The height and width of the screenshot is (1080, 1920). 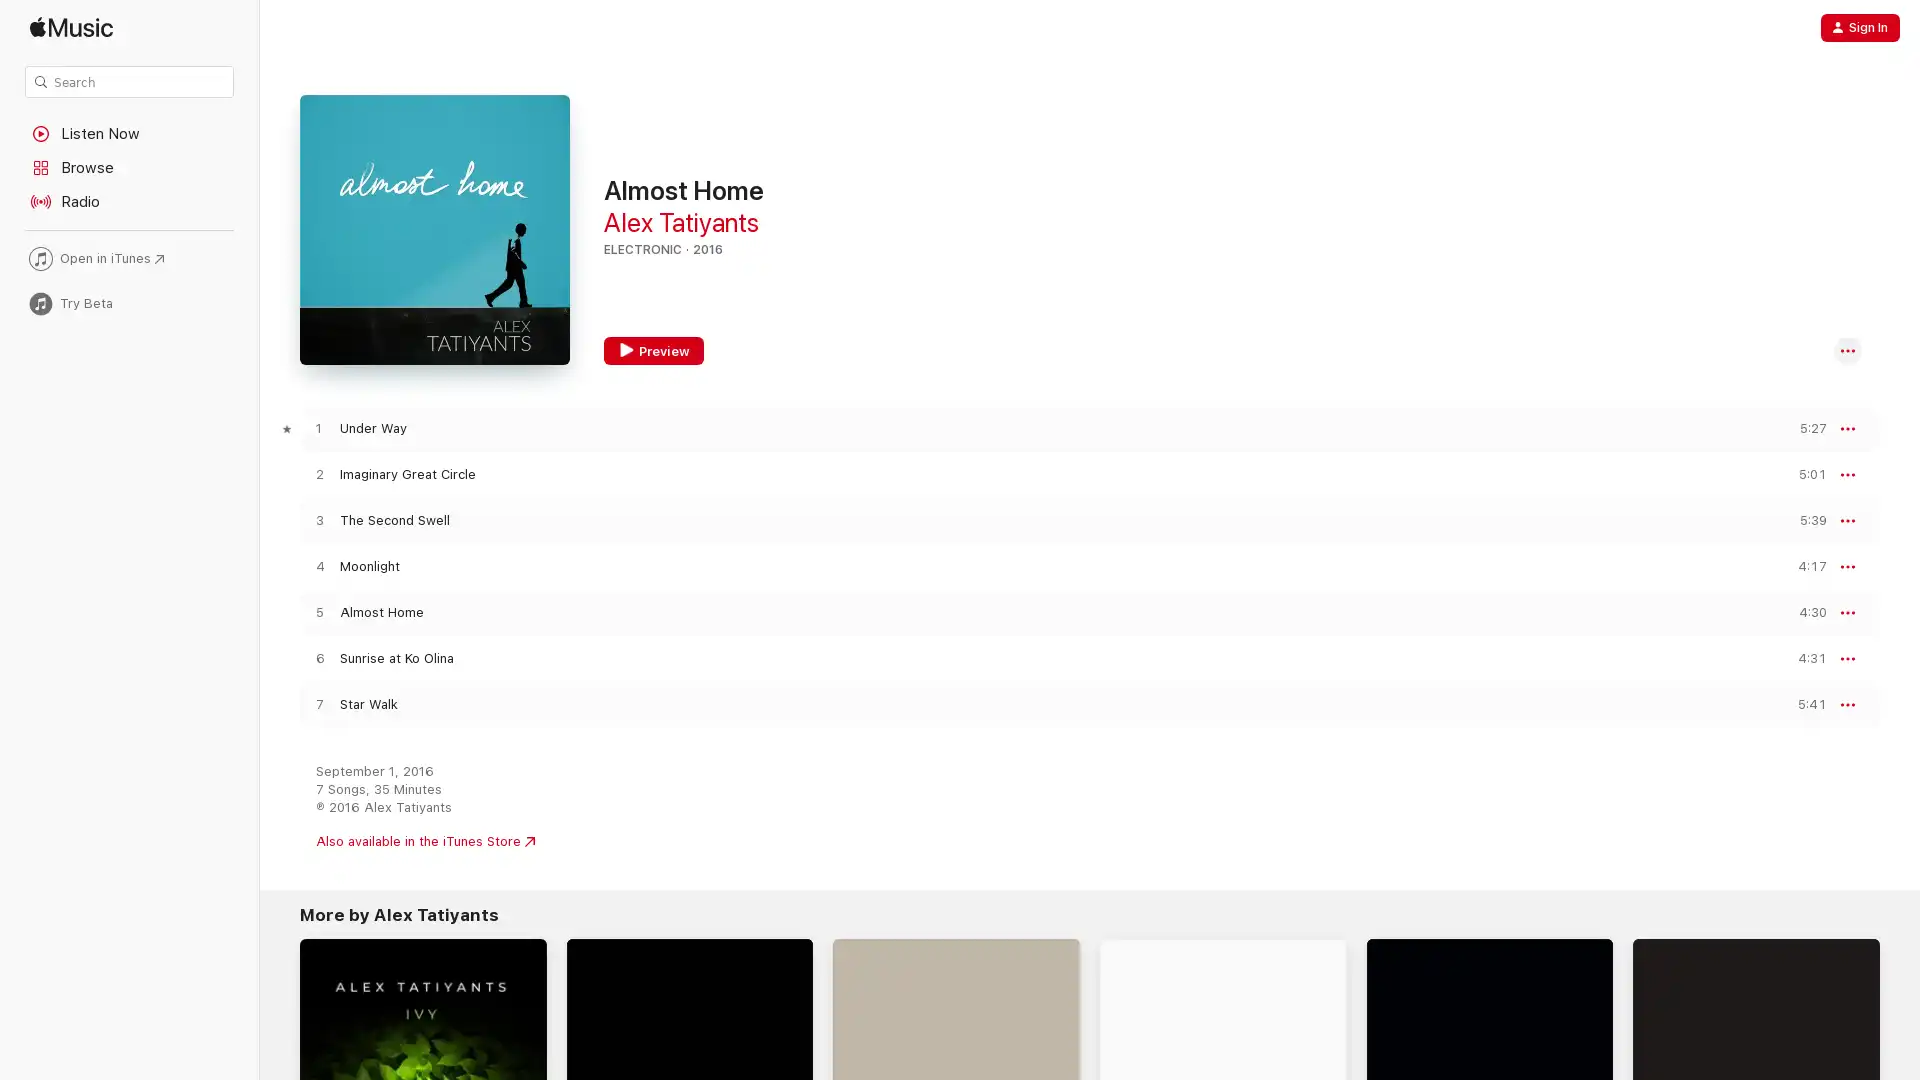 What do you see at coordinates (318, 474) in the screenshot?
I see `Play` at bounding box center [318, 474].